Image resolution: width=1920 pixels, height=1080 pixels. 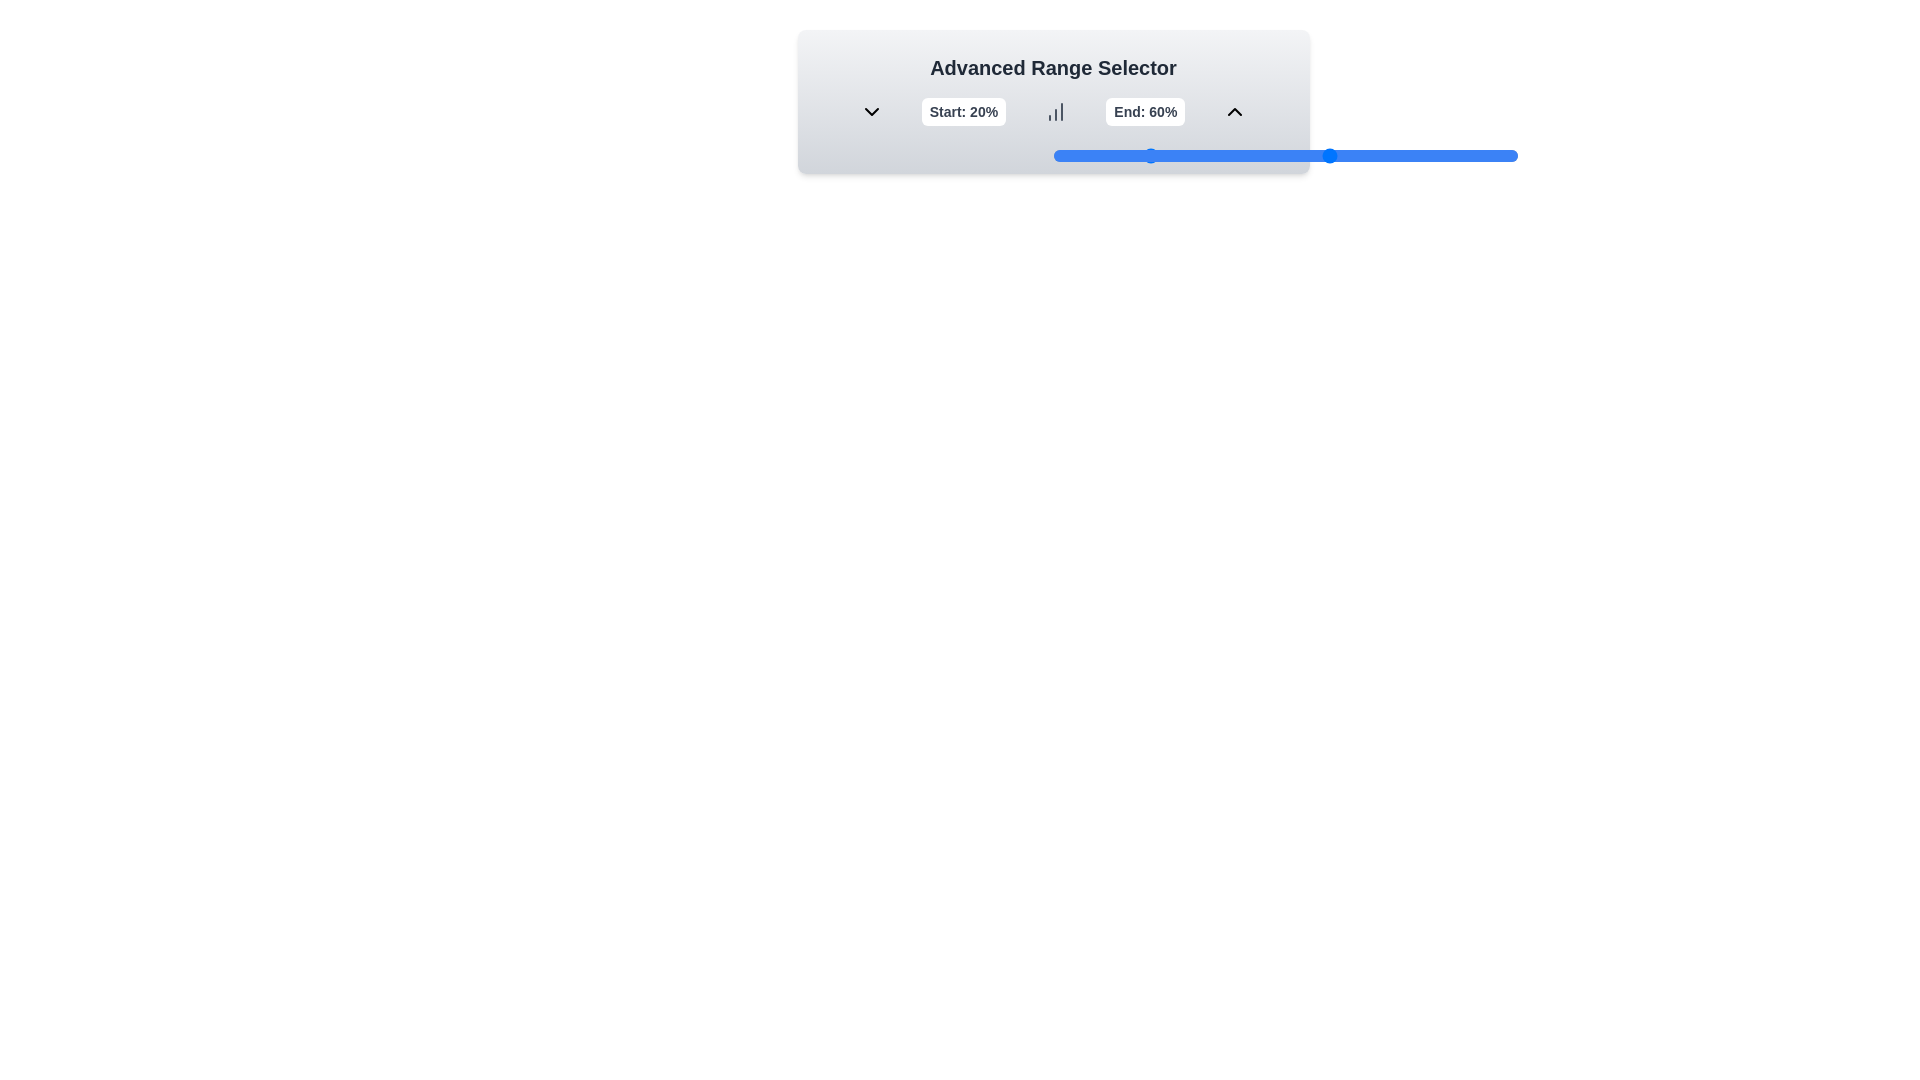 I want to click on the end range slider to 58%, so click(x=1322, y=154).